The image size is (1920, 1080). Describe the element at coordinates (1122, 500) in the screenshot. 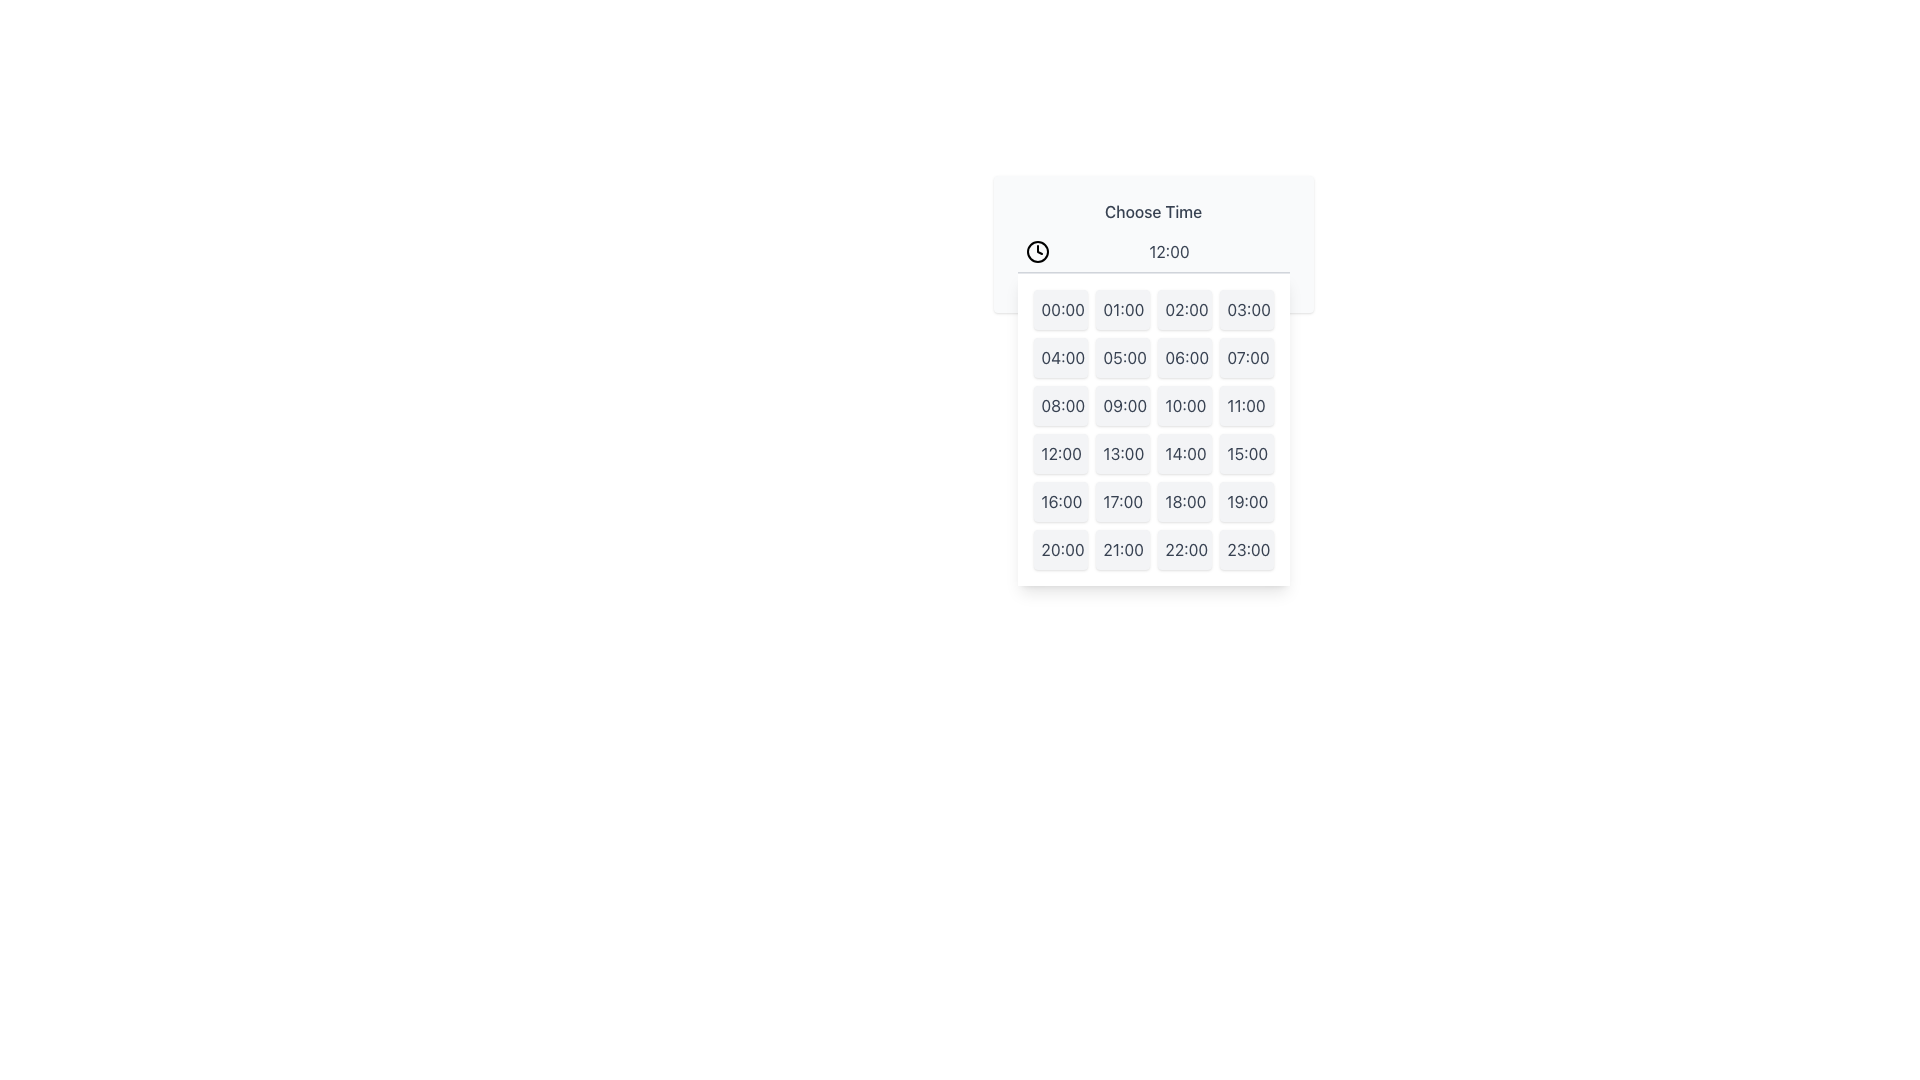

I see `the rectangular button labeled '17:00' with a light gray background` at that location.